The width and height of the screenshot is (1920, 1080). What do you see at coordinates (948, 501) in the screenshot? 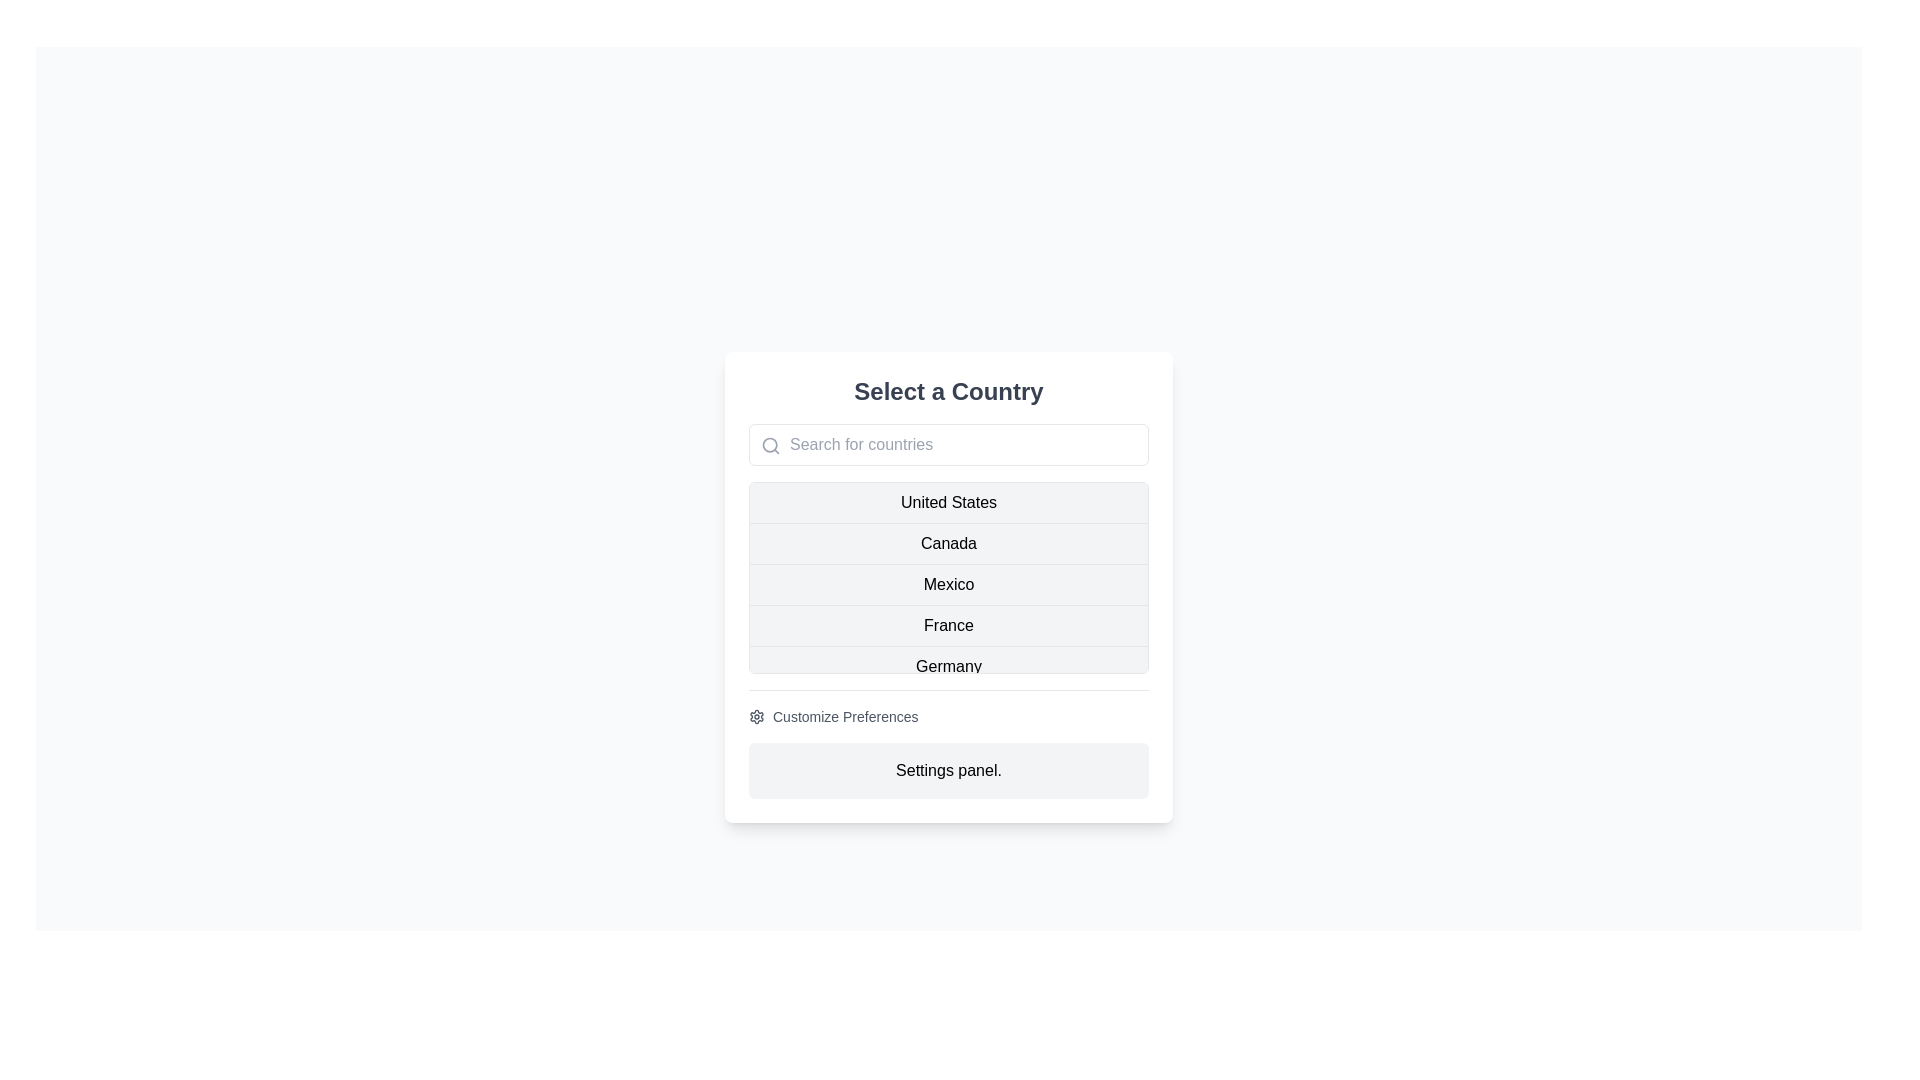
I see `the List item displaying 'United States' in a light gray rectangular background, which is the first item in the country names list` at bounding box center [948, 501].